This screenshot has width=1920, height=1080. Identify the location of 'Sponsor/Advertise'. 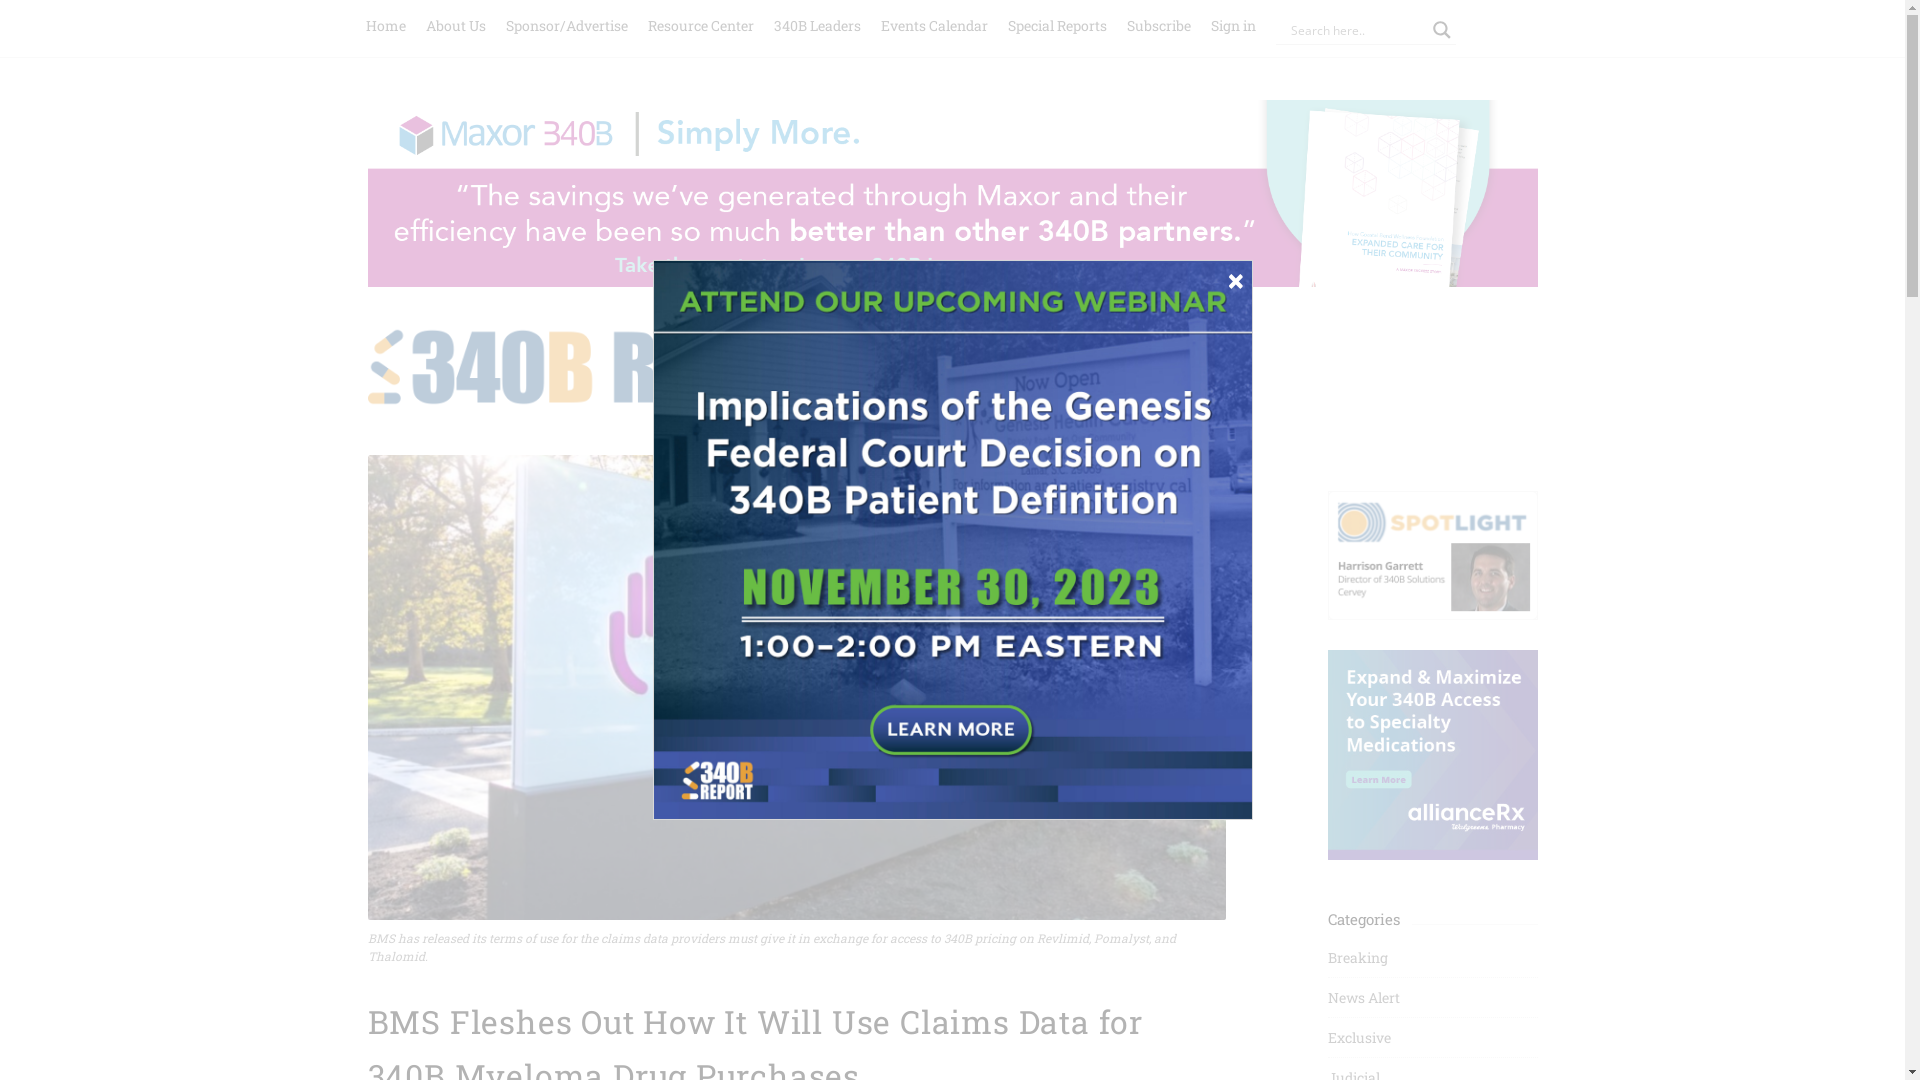
(565, 24).